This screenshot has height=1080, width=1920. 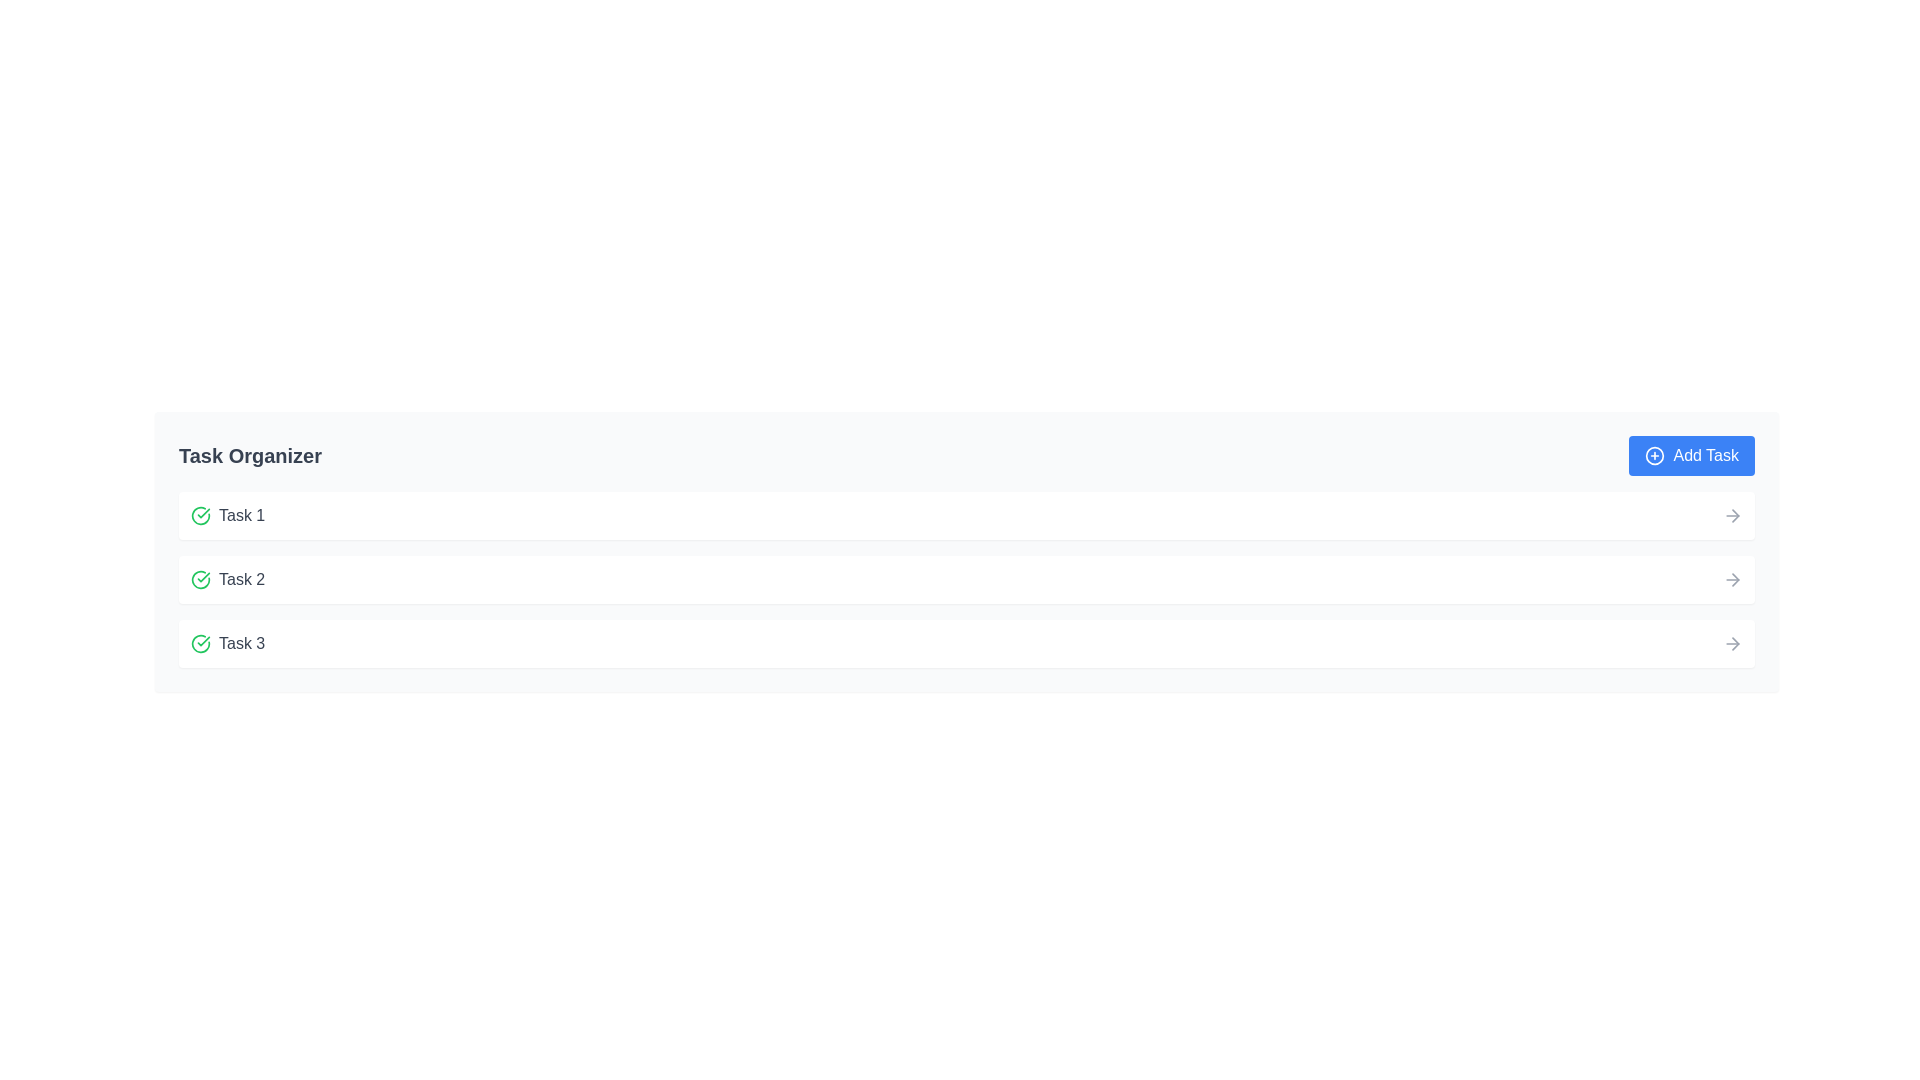 I want to click on the 'Add Task' button which contains a blue circular icon with a plus sign at its center, so click(x=1655, y=455).